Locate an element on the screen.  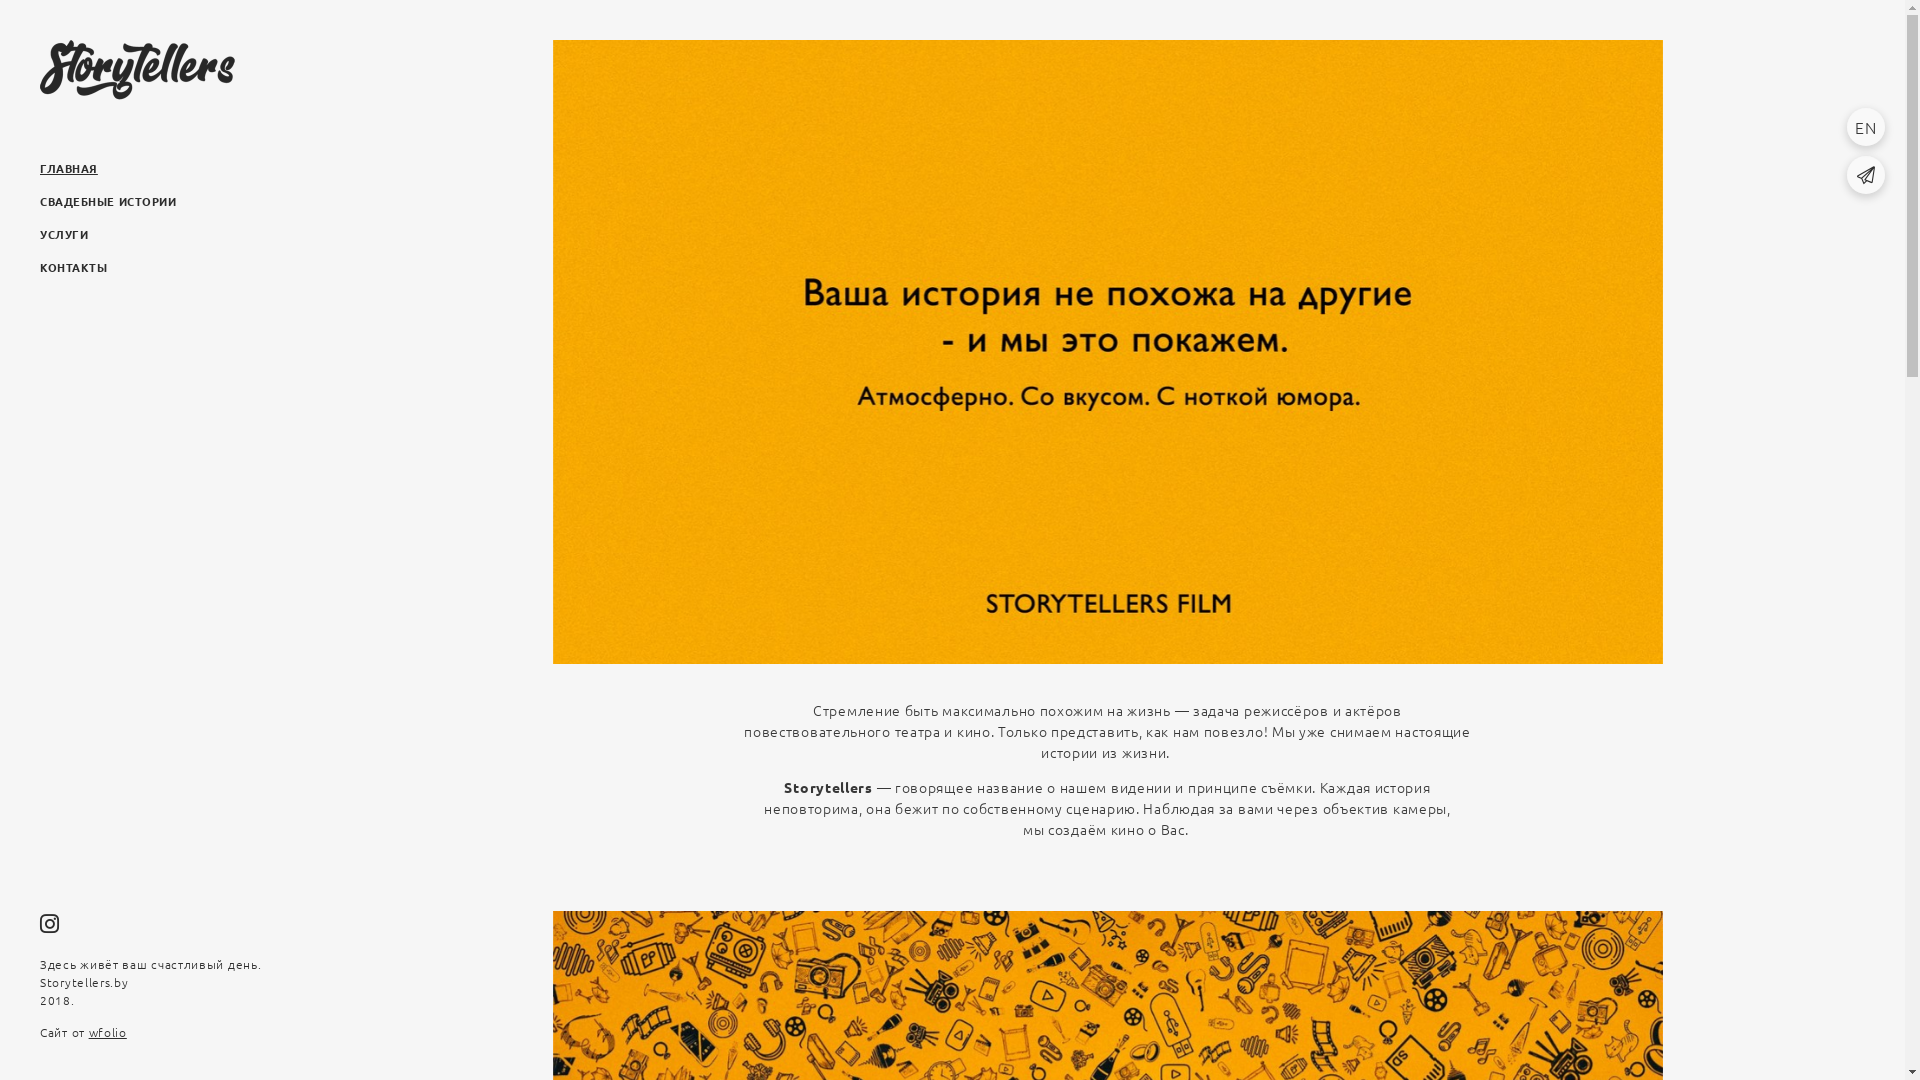
'wfolio' is located at coordinates (107, 1032).